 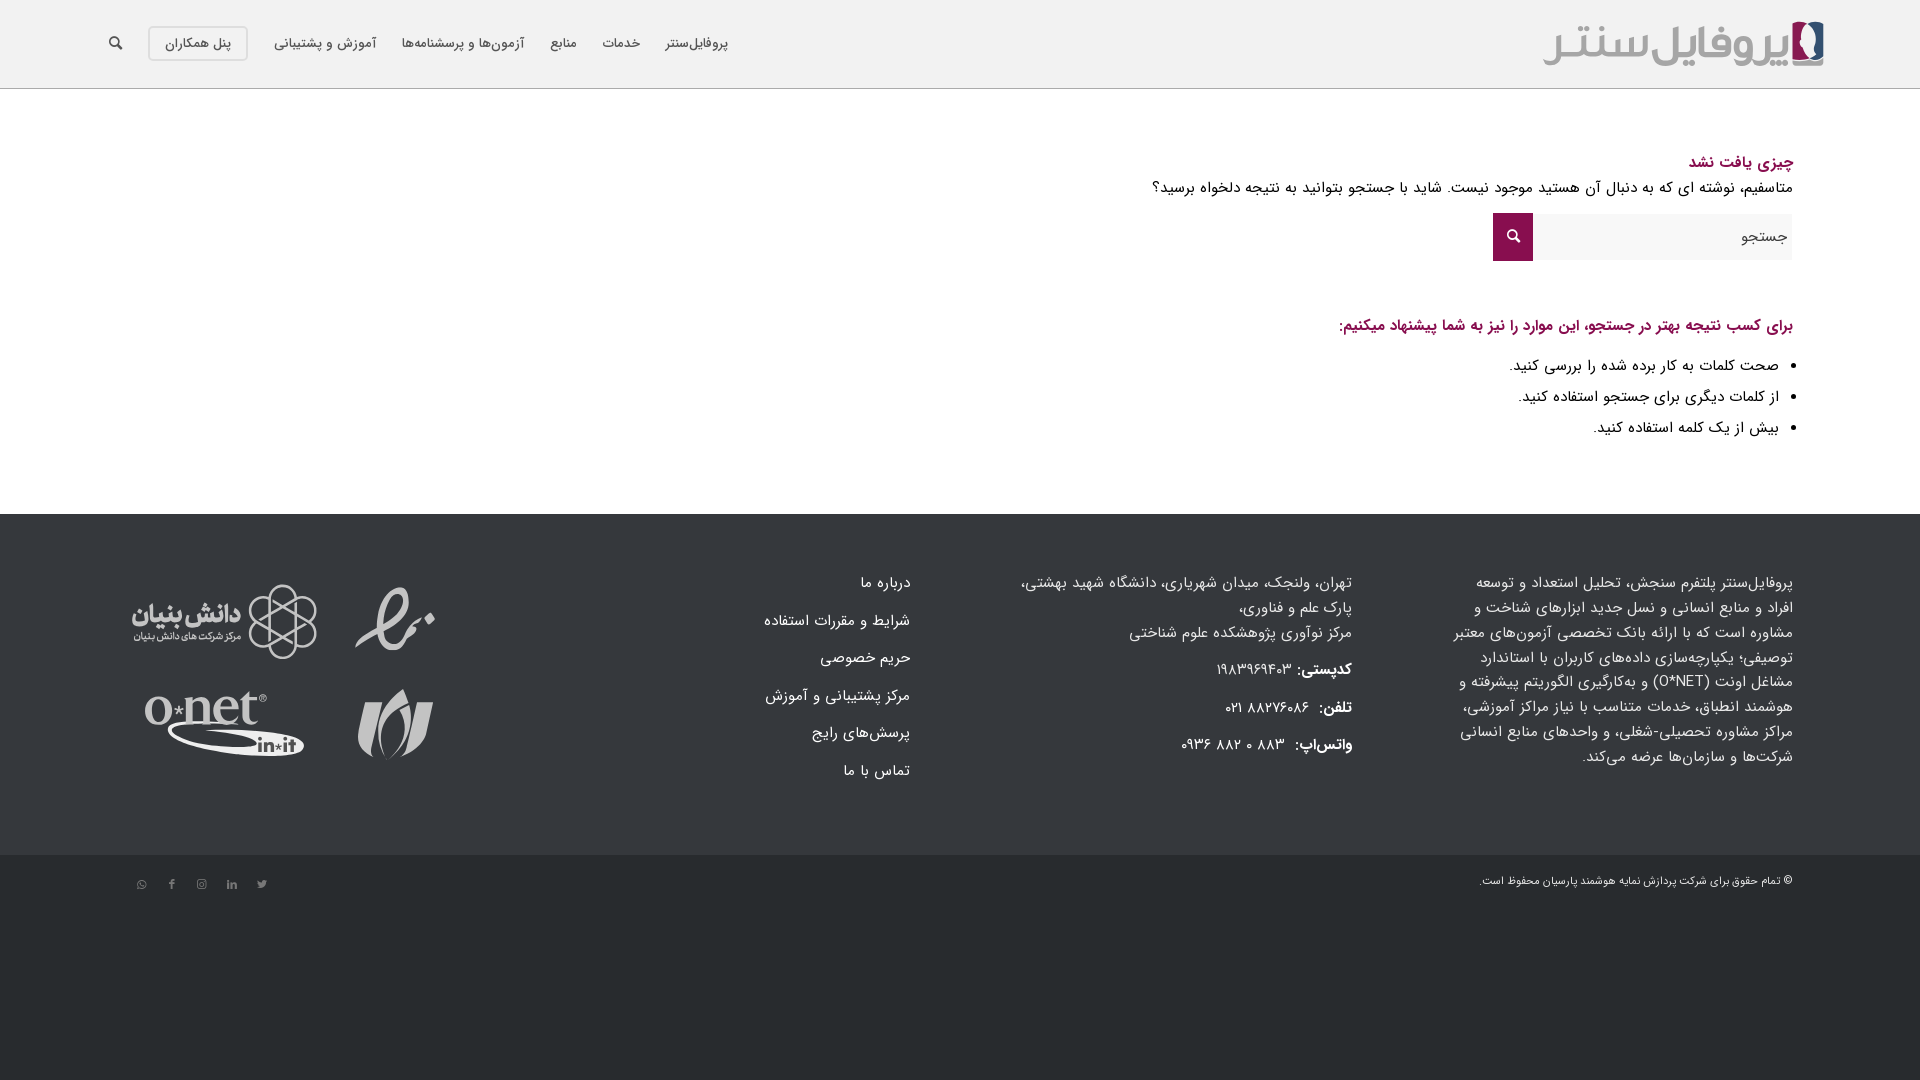 What do you see at coordinates (141, 883) in the screenshot?
I see `'WhatsApp'` at bounding box center [141, 883].